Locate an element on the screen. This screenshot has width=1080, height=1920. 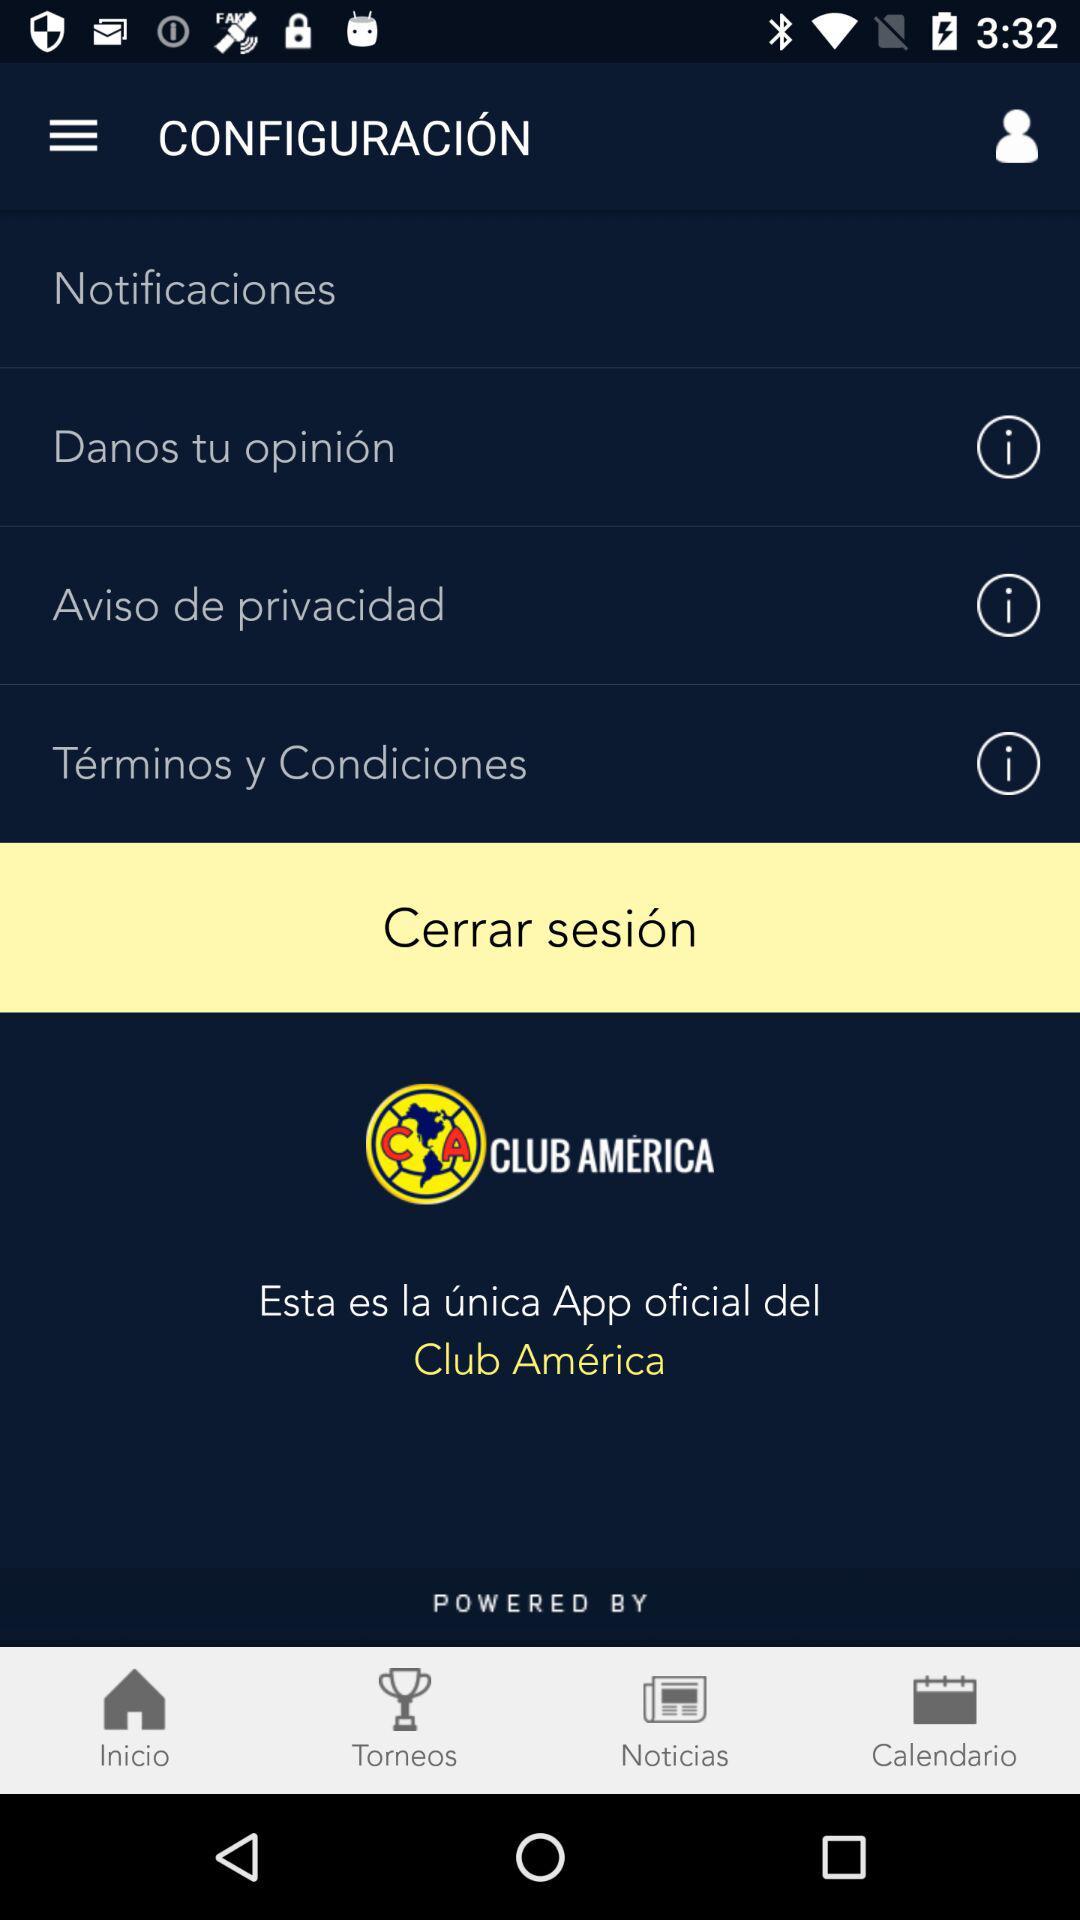
the date_range icon is located at coordinates (675, 1719).